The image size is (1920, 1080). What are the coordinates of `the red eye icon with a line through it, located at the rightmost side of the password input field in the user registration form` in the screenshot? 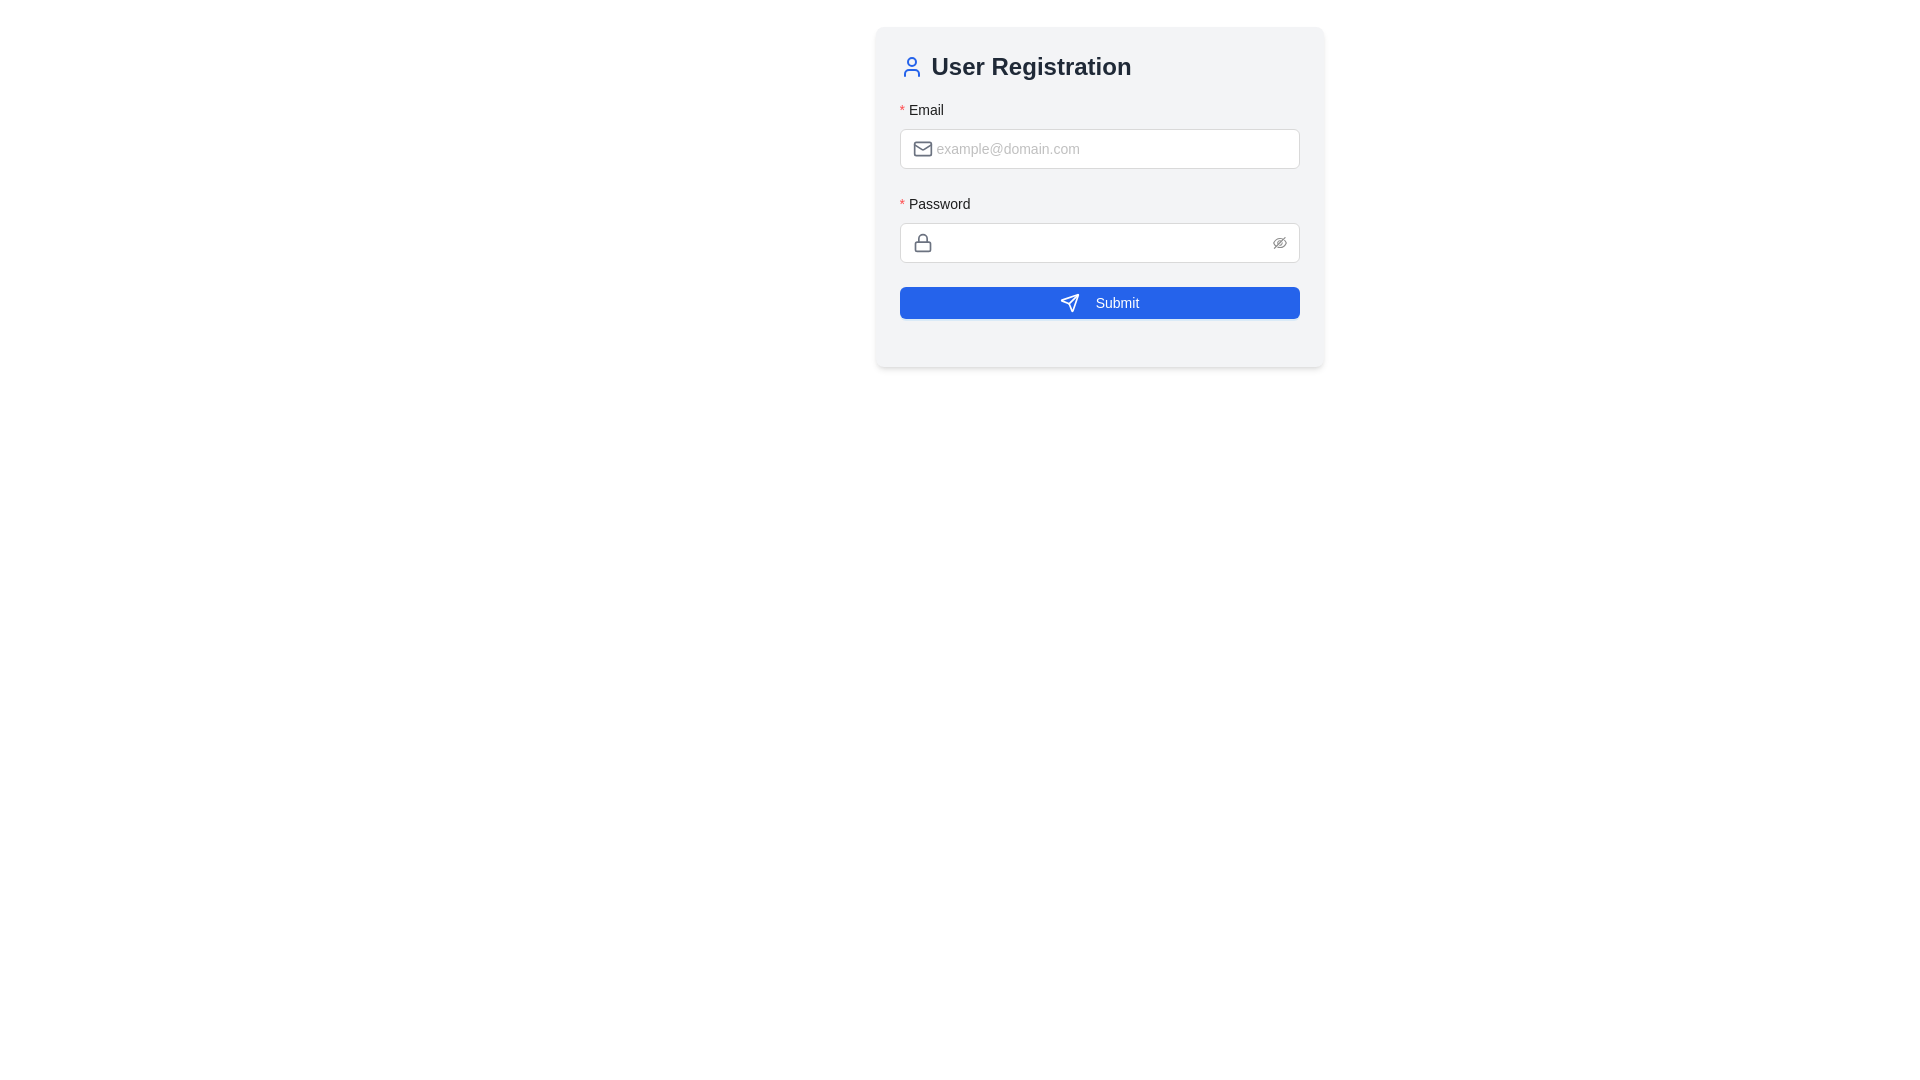 It's located at (1278, 241).